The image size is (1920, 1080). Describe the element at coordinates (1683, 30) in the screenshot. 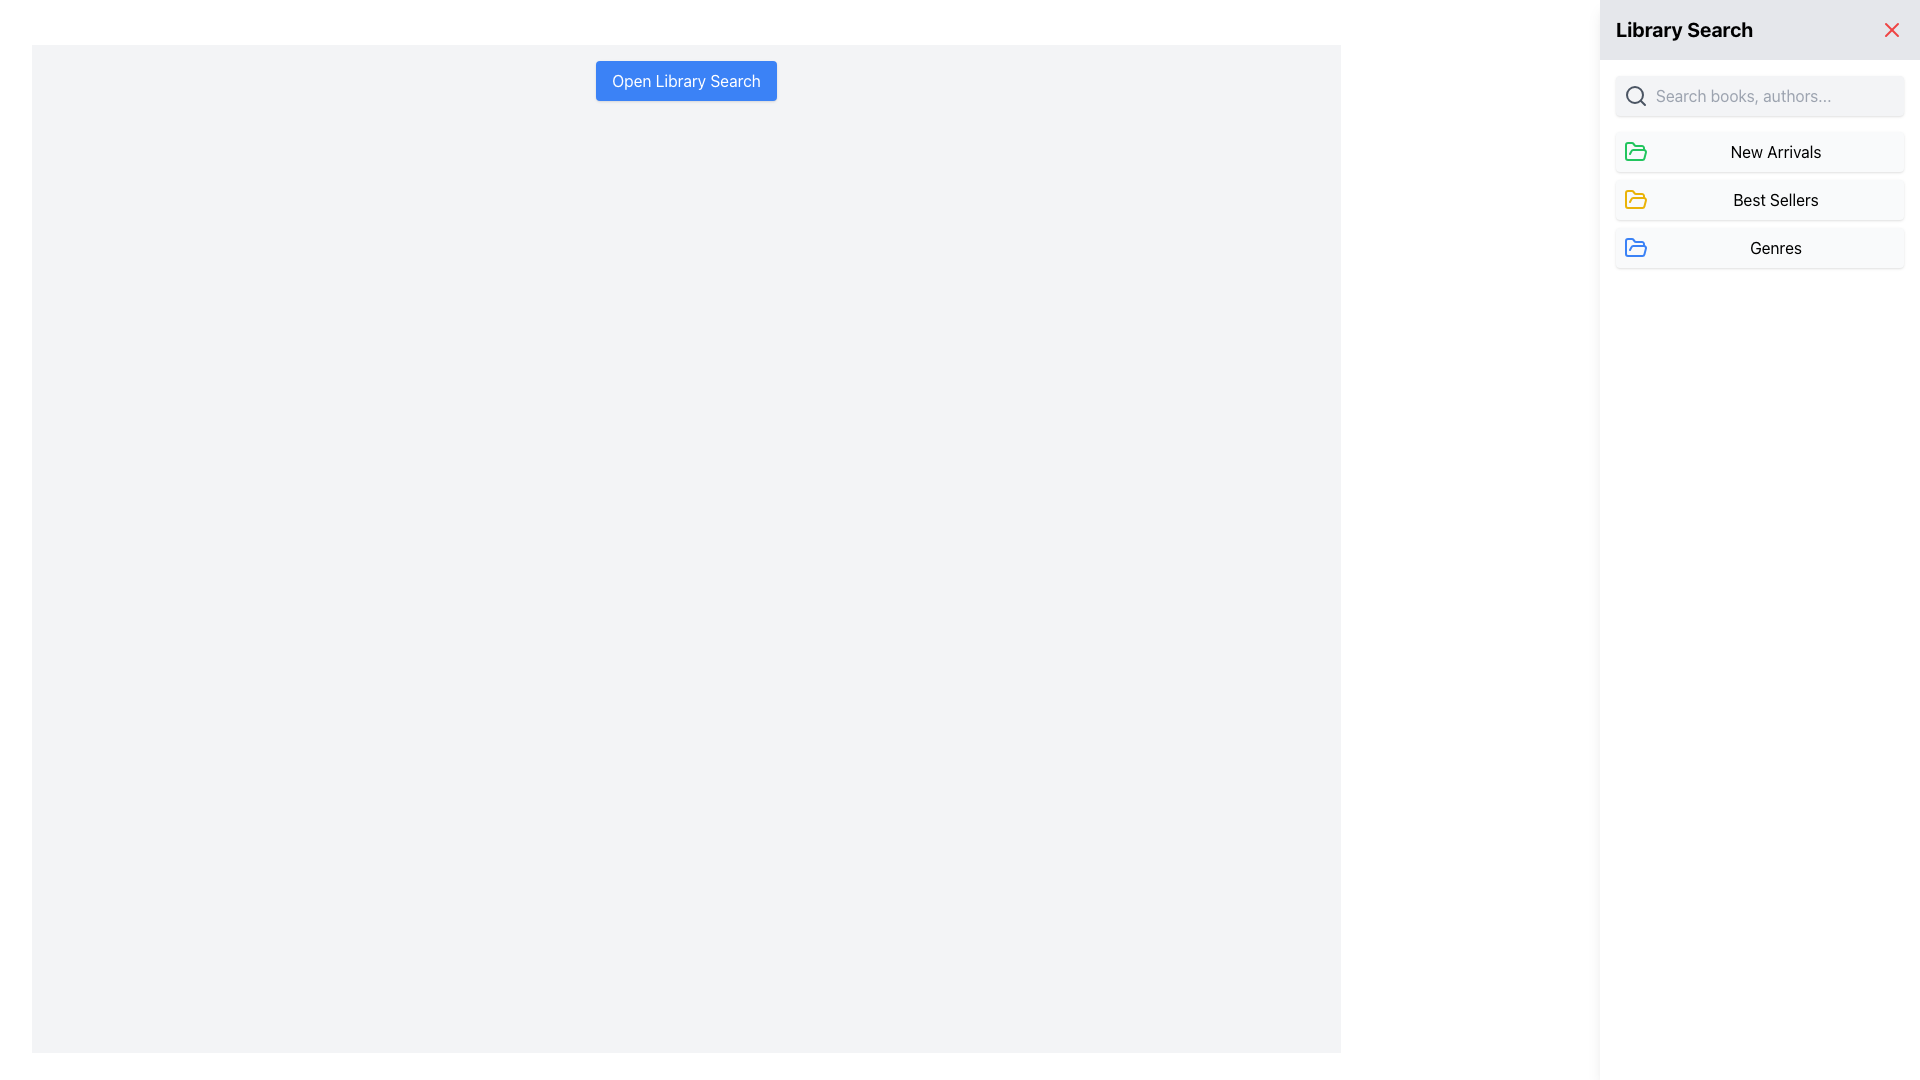

I see `the bold, large-sized text displaying 'Library Search' in black font, located in the header of the sidebar` at that location.